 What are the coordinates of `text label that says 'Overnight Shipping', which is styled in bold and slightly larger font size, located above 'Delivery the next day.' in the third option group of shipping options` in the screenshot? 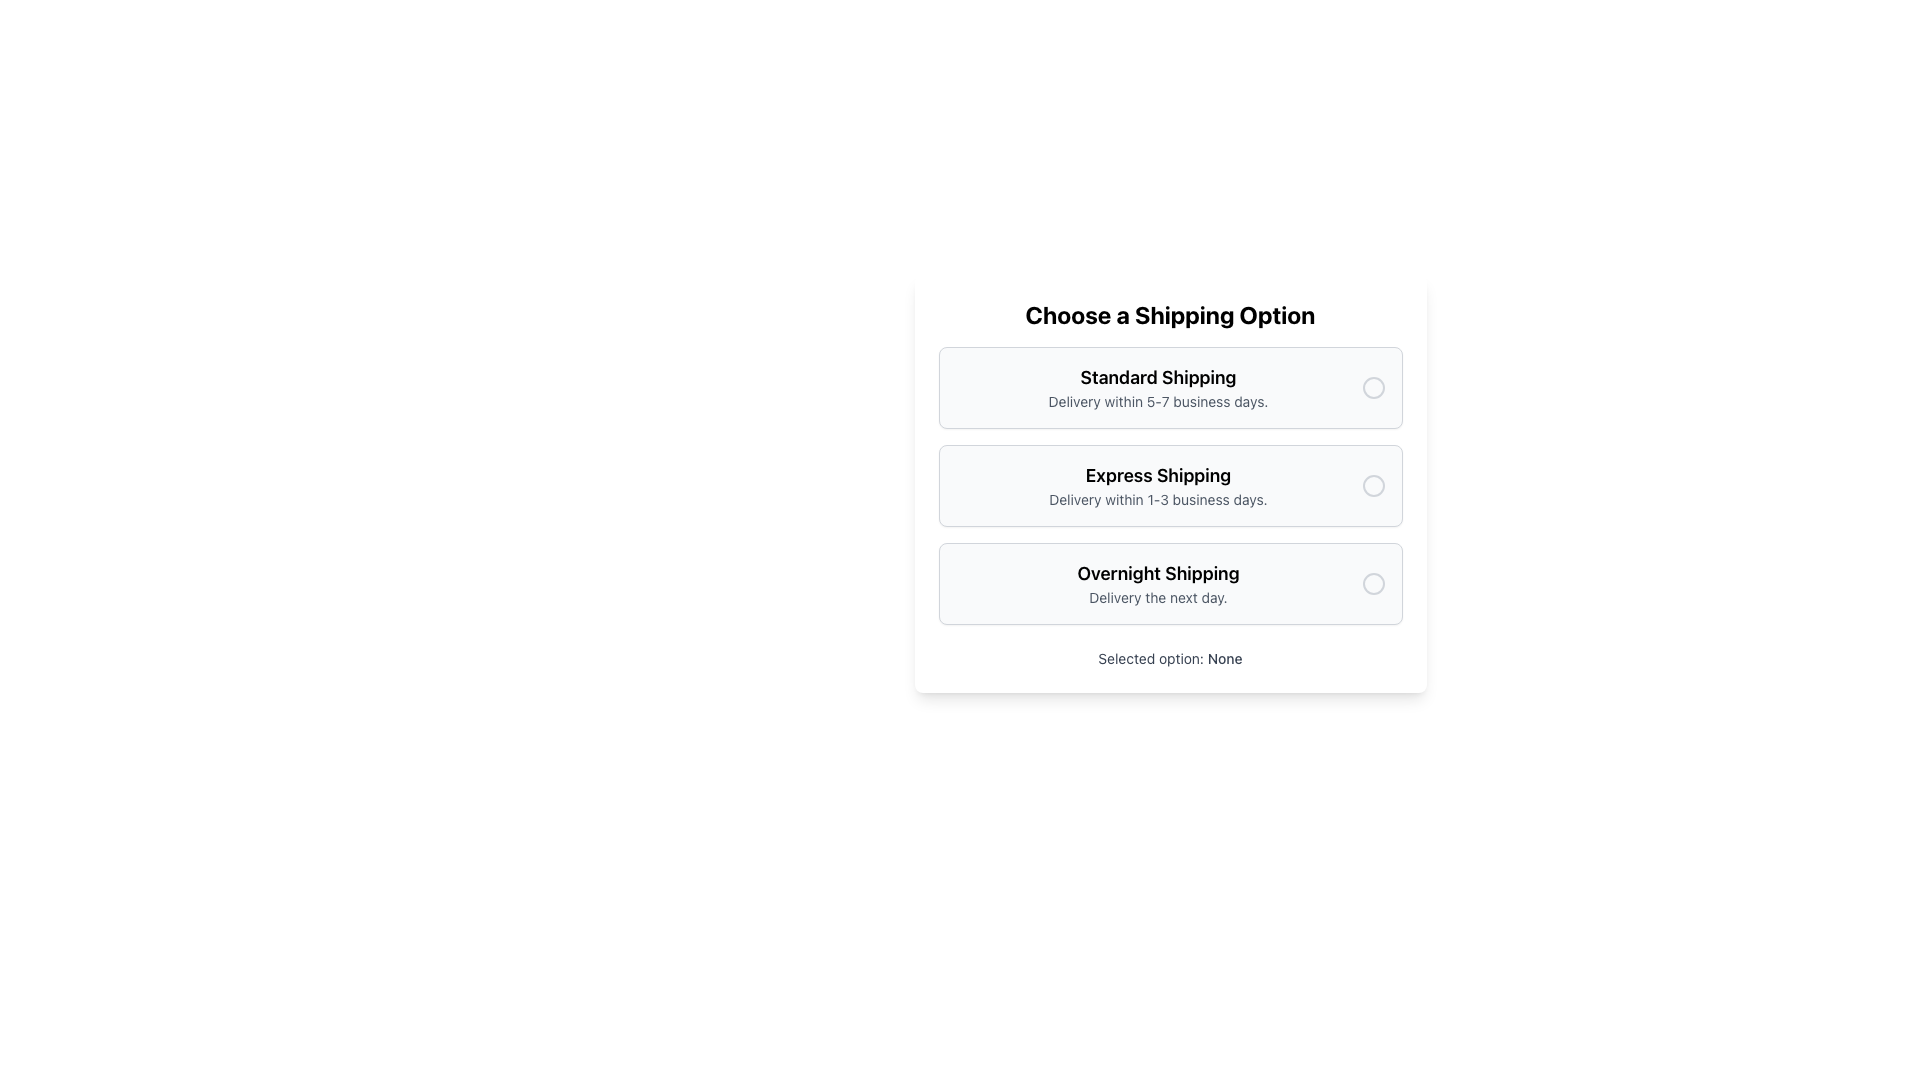 It's located at (1158, 574).